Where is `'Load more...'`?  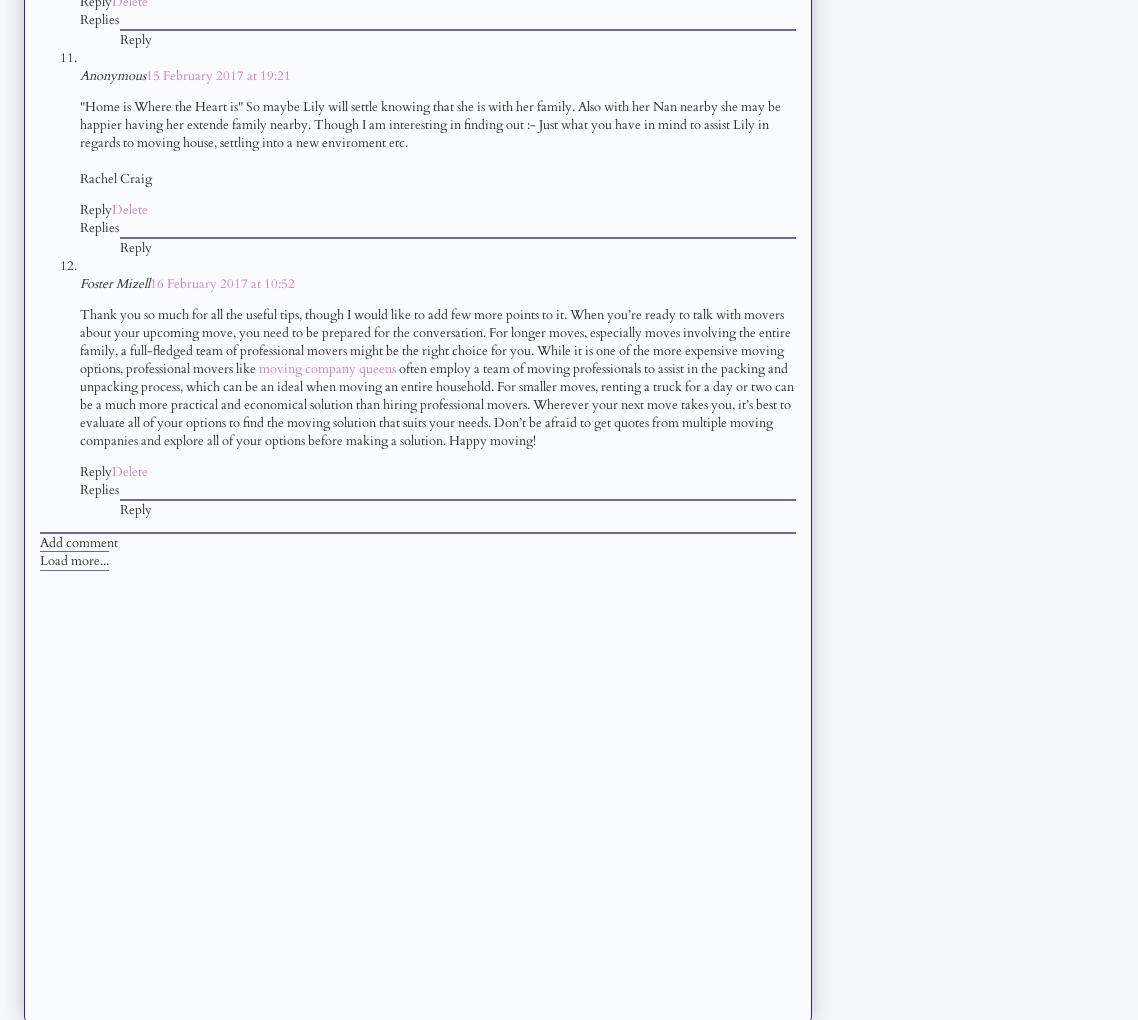
'Load more...' is located at coordinates (73, 559).